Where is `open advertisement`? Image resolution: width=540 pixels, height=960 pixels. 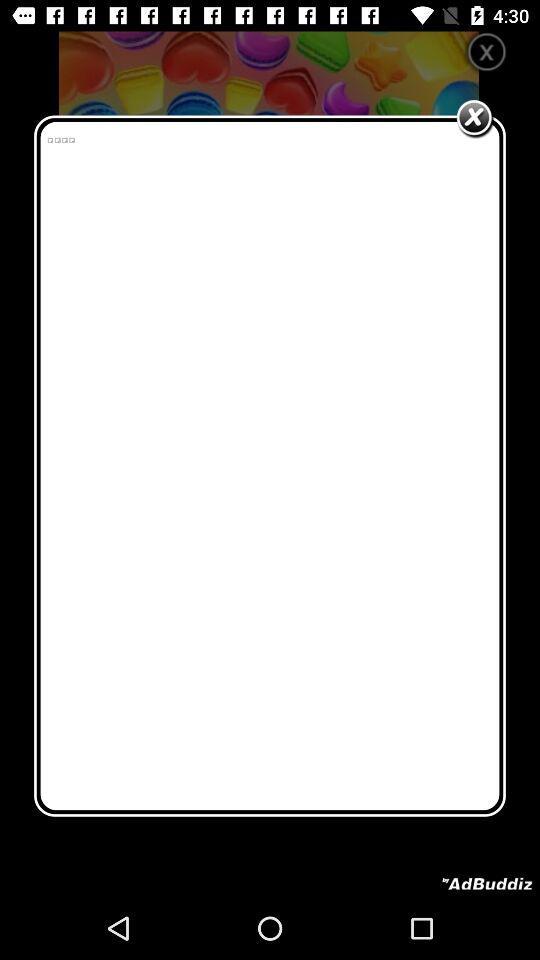
open advertisement is located at coordinates (486, 883).